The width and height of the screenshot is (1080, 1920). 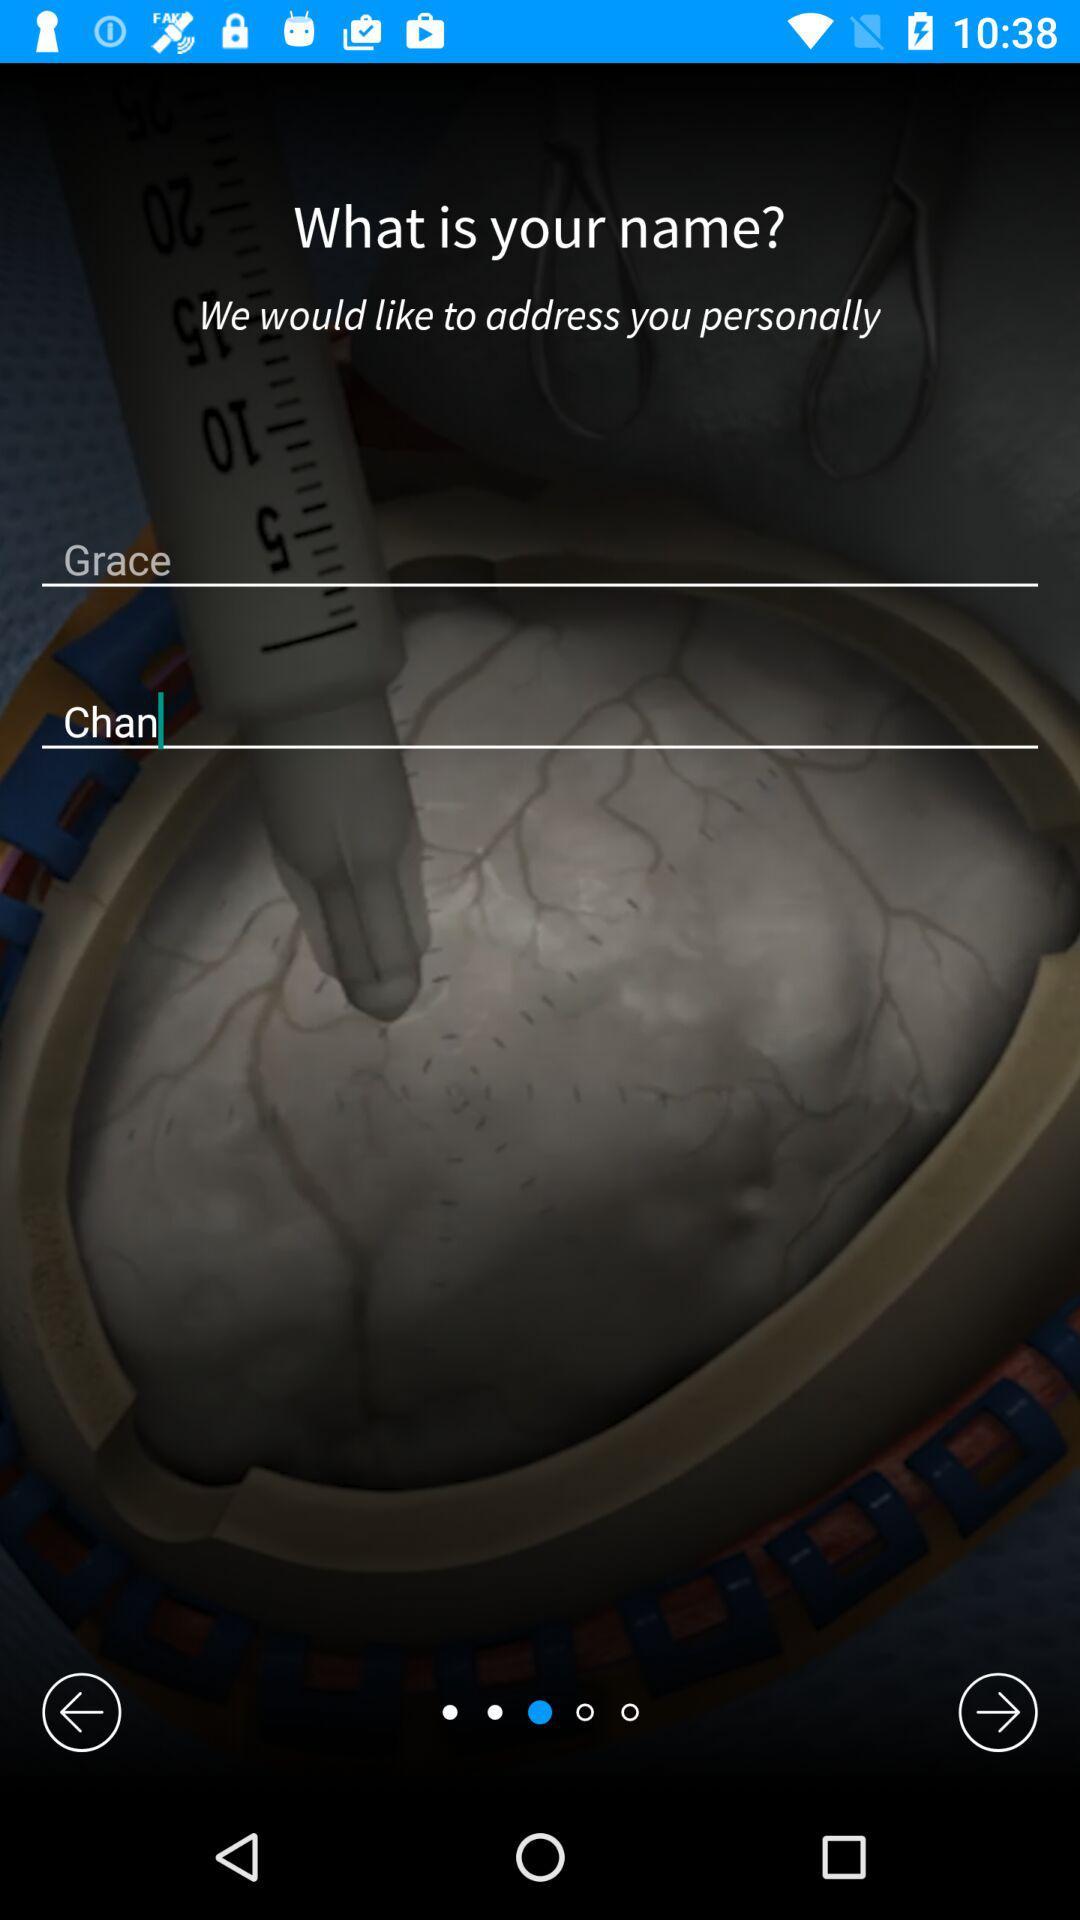 I want to click on chan icon, so click(x=540, y=720).